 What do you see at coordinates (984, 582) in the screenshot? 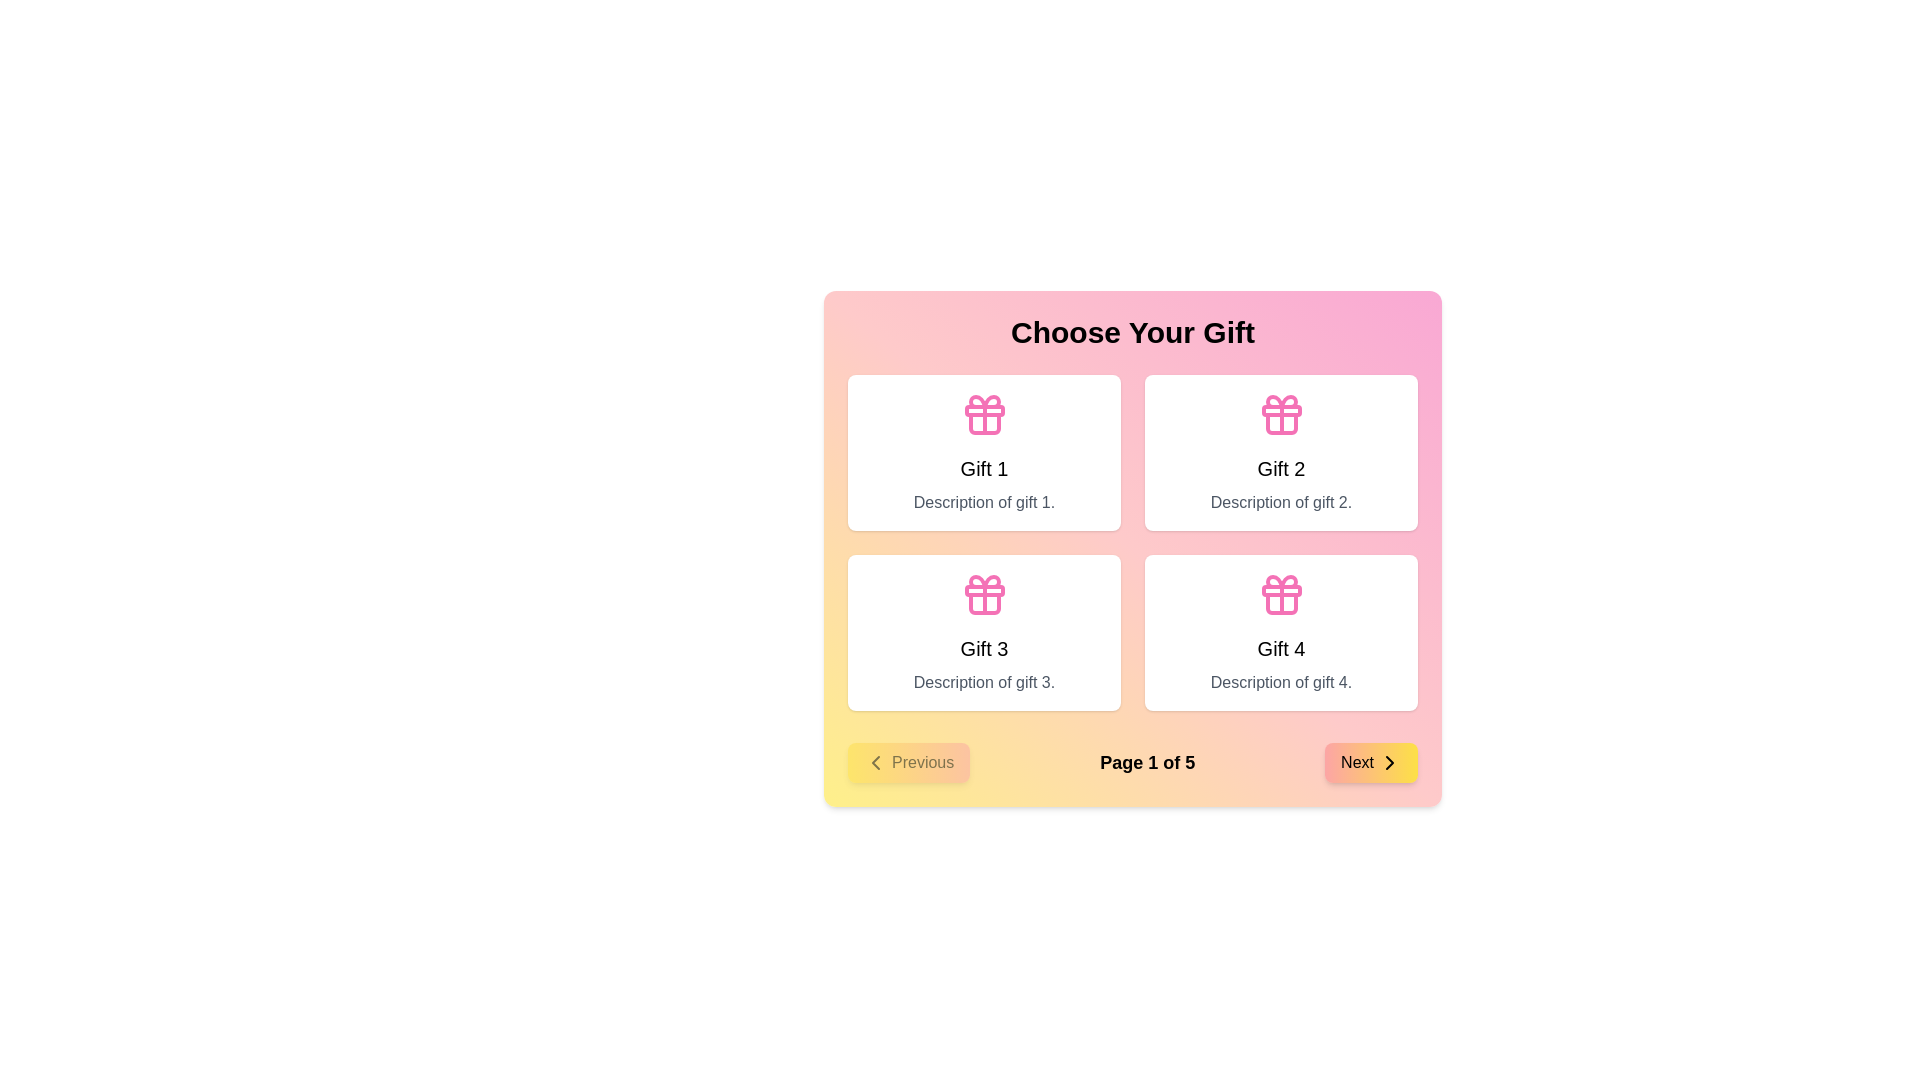
I see `the pink bow or ribbon element at the top of the gift box icon, which is the fourth and topmost component of the SVG graphic above the 'Gift 3' text` at bounding box center [984, 582].